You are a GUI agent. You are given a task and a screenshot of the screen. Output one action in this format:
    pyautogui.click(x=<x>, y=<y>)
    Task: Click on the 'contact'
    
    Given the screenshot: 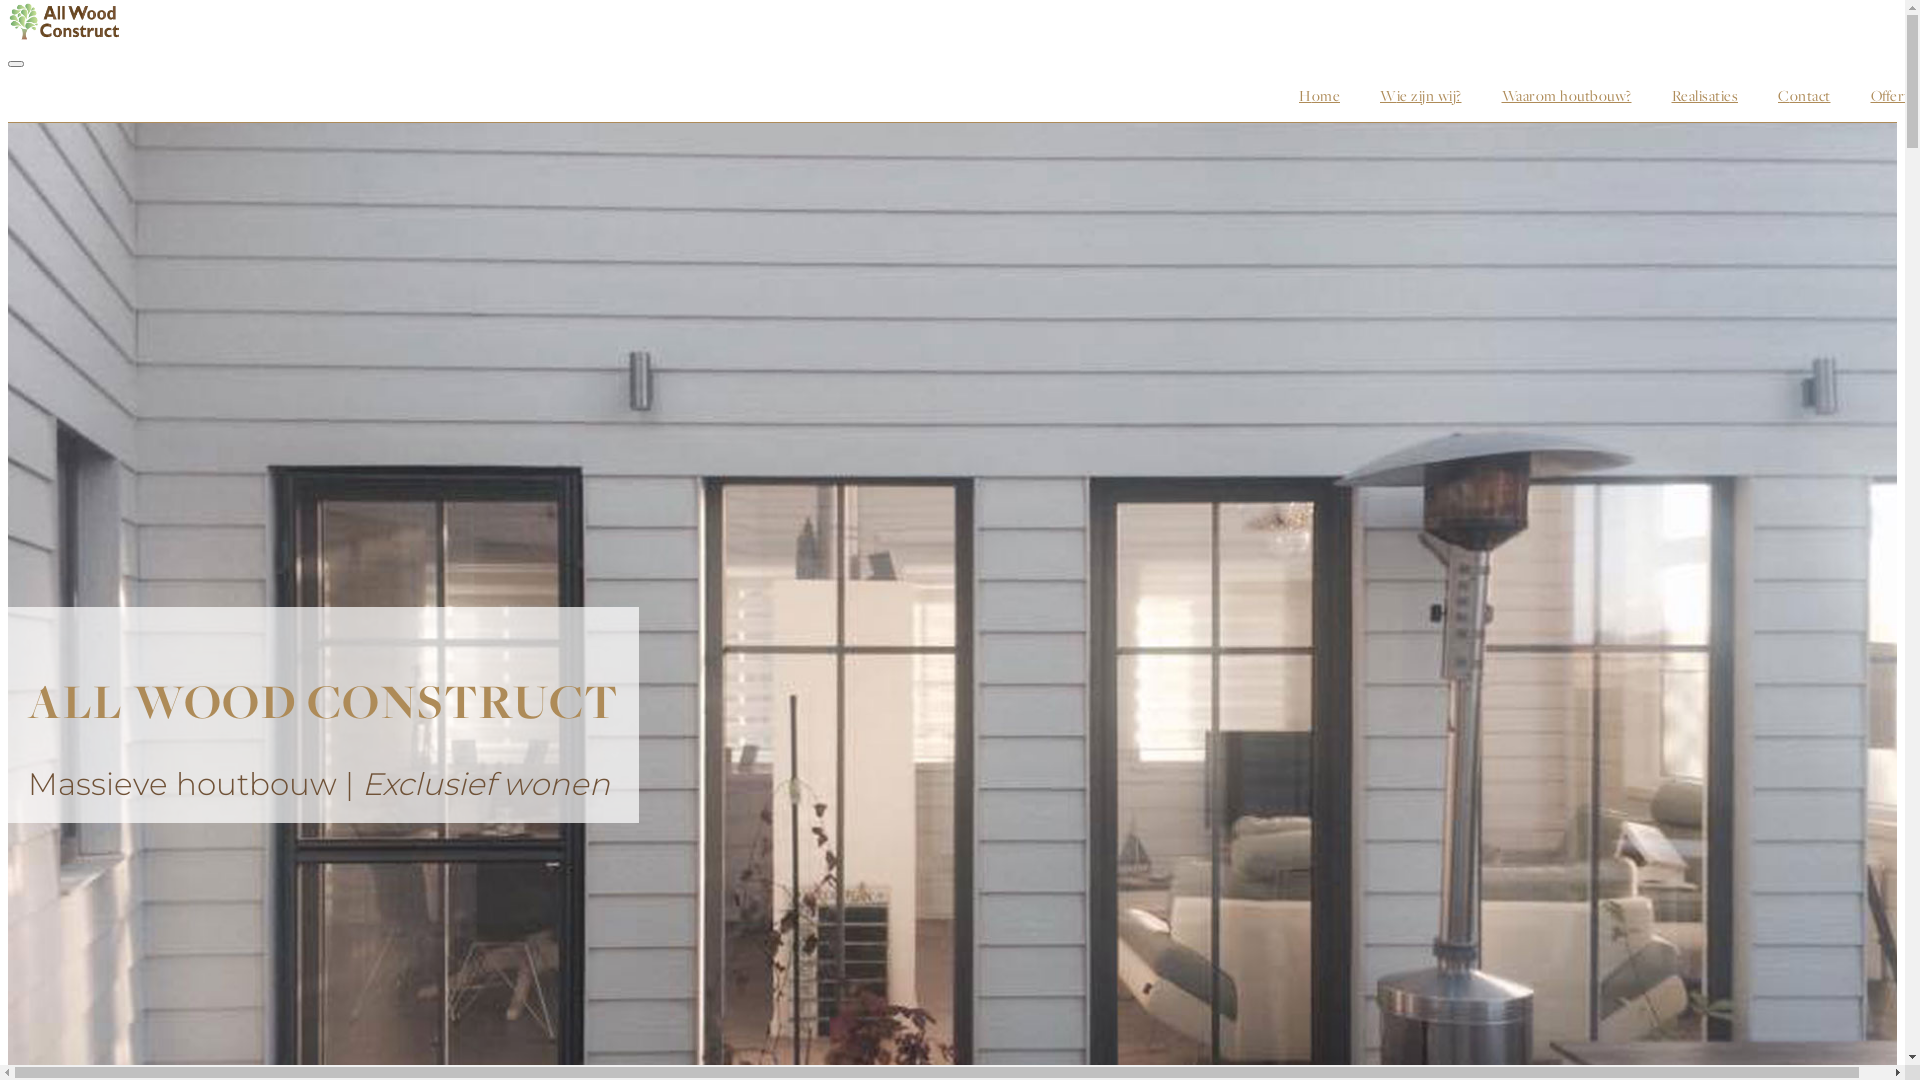 What is the action you would take?
    pyautogui.click(x=1804, y=95)
    